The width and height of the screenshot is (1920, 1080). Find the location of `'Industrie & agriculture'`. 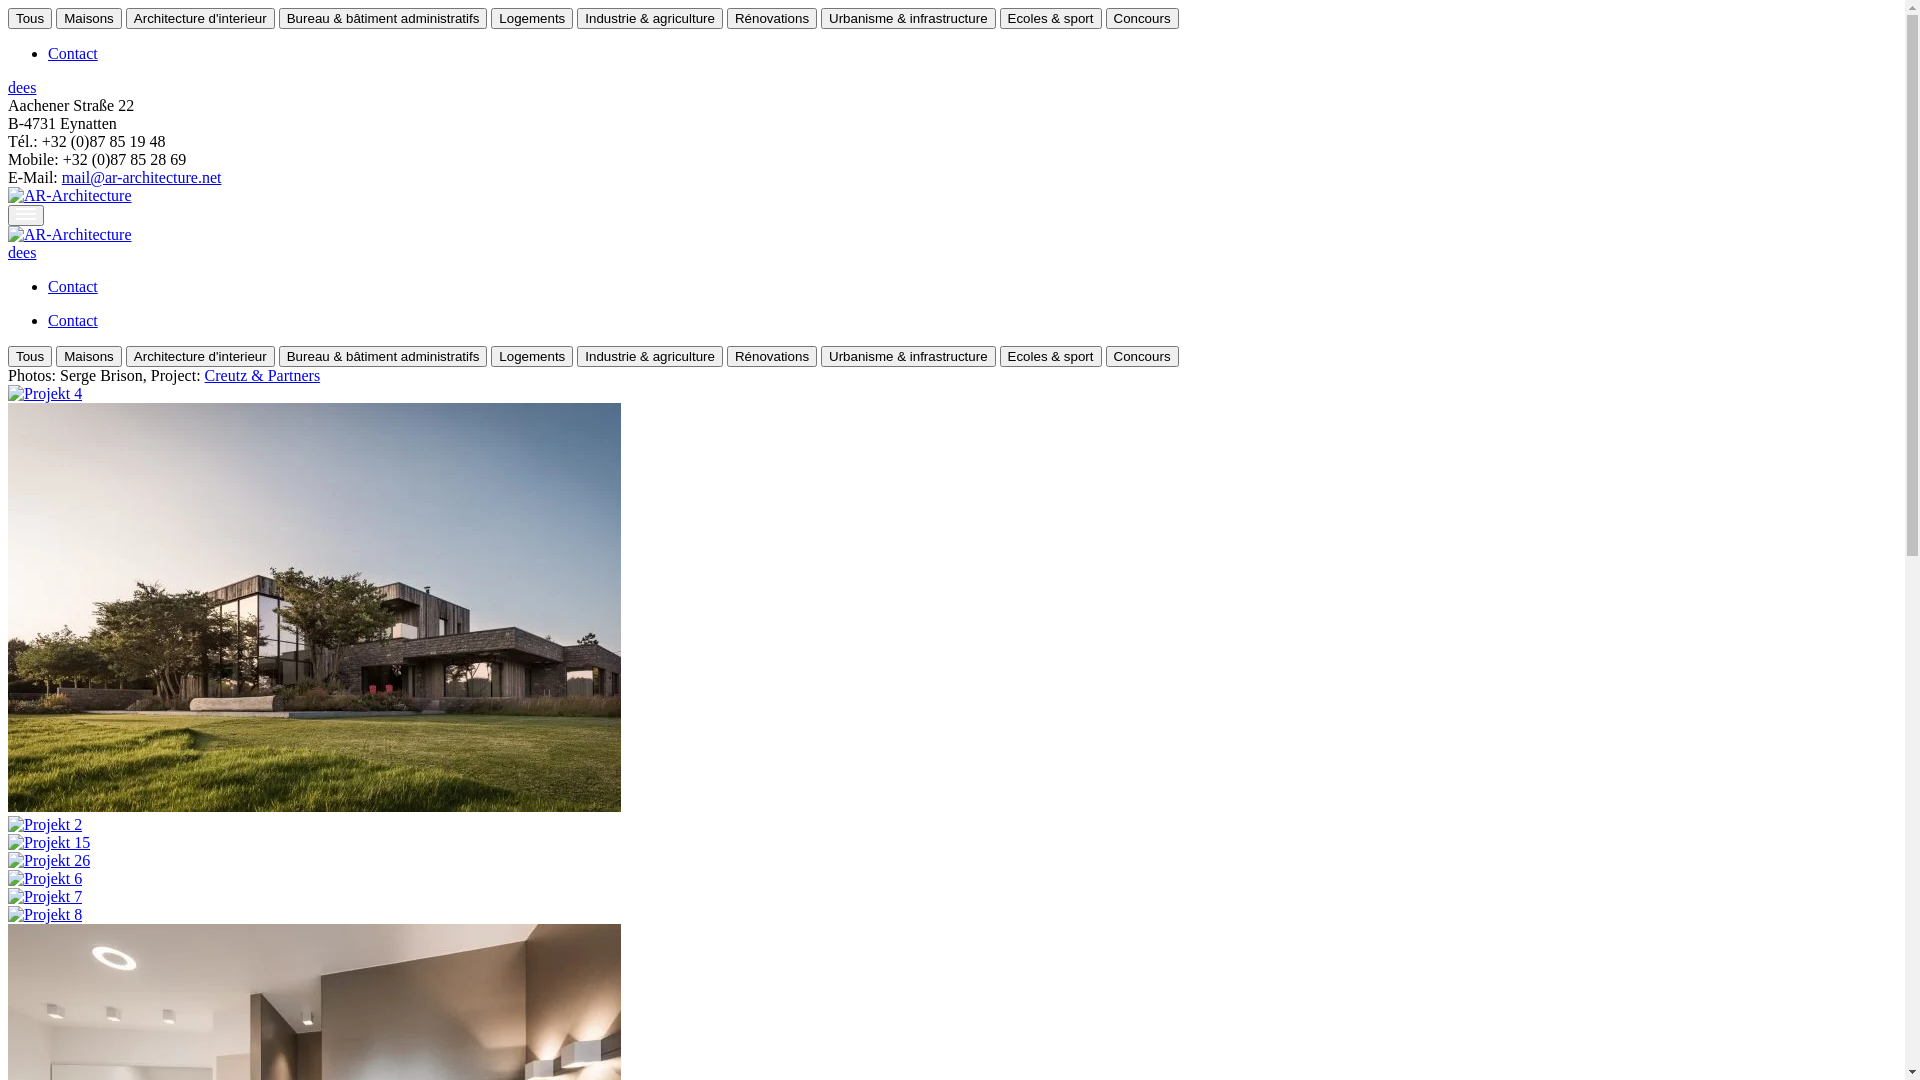

'Industrie & agriculture' is located at coordinates (649, 18).